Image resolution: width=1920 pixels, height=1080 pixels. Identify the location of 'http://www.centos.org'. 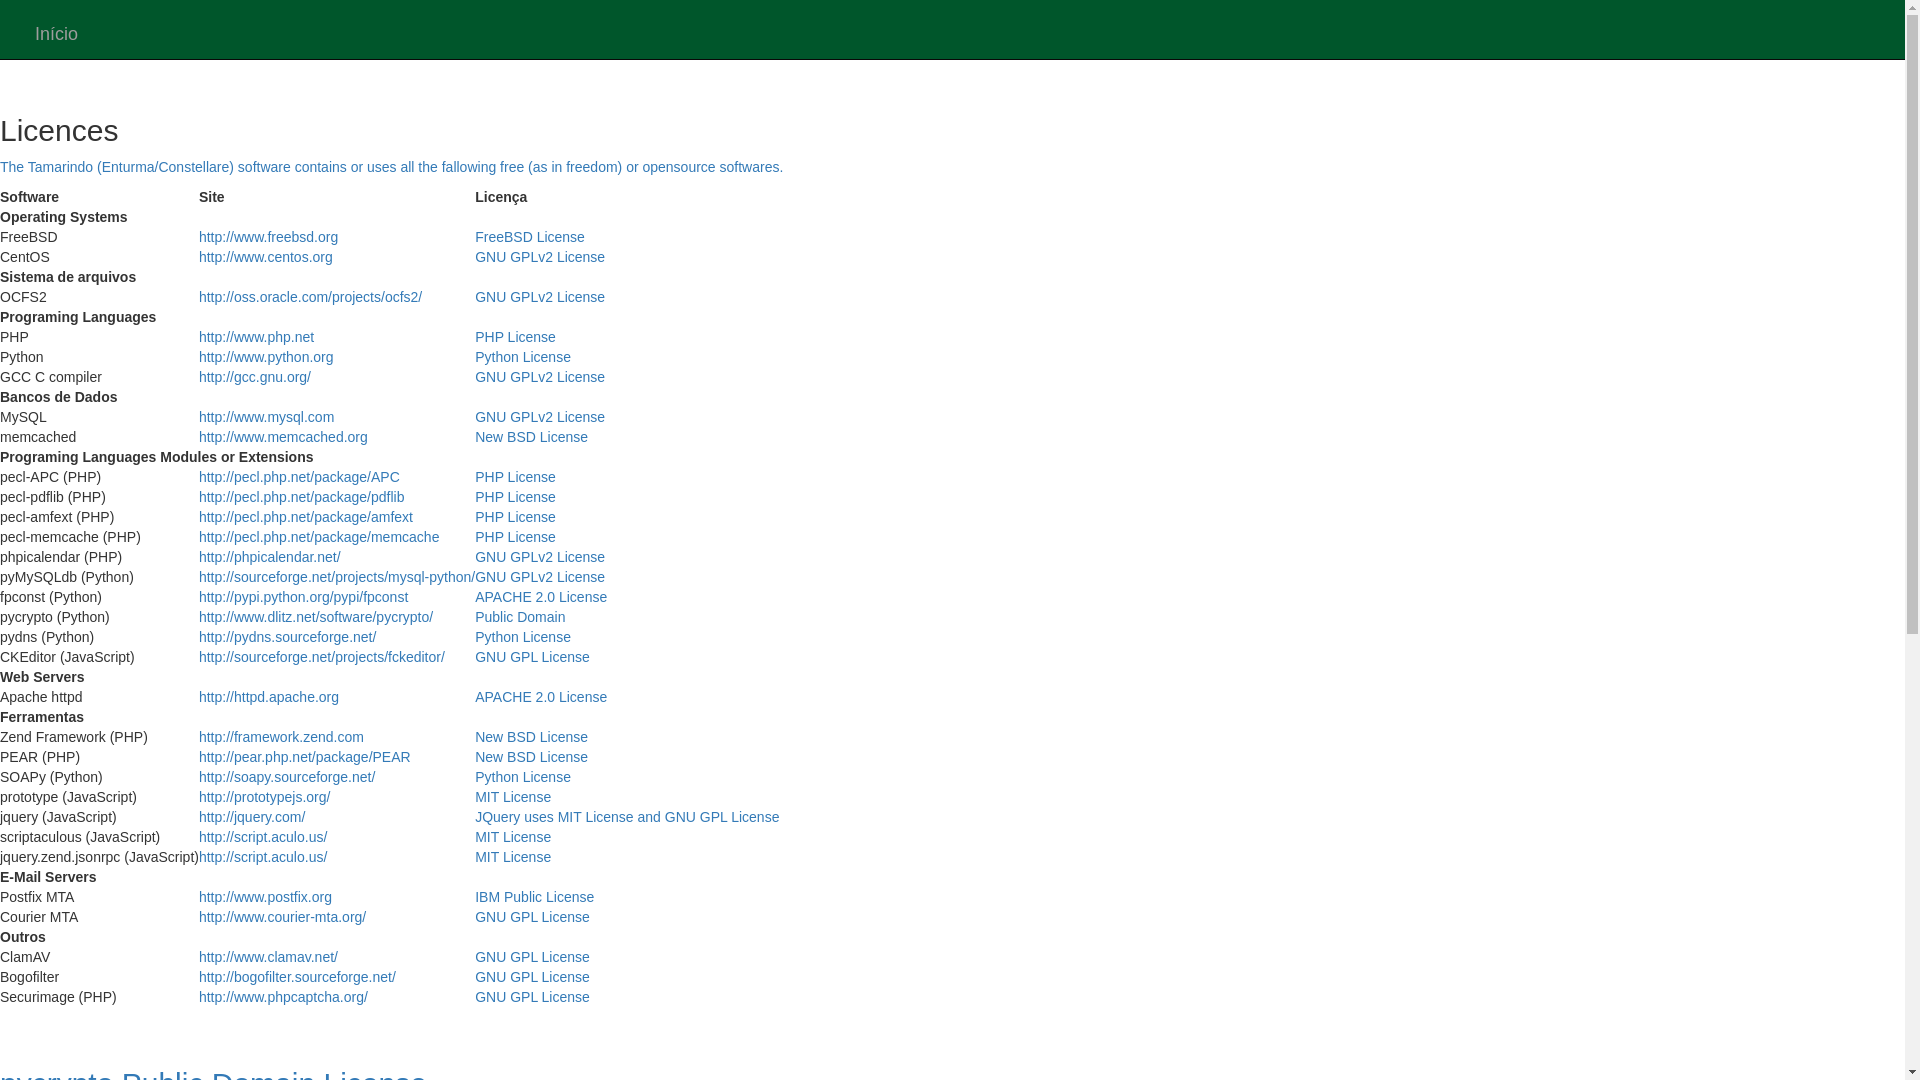
(264, 256).